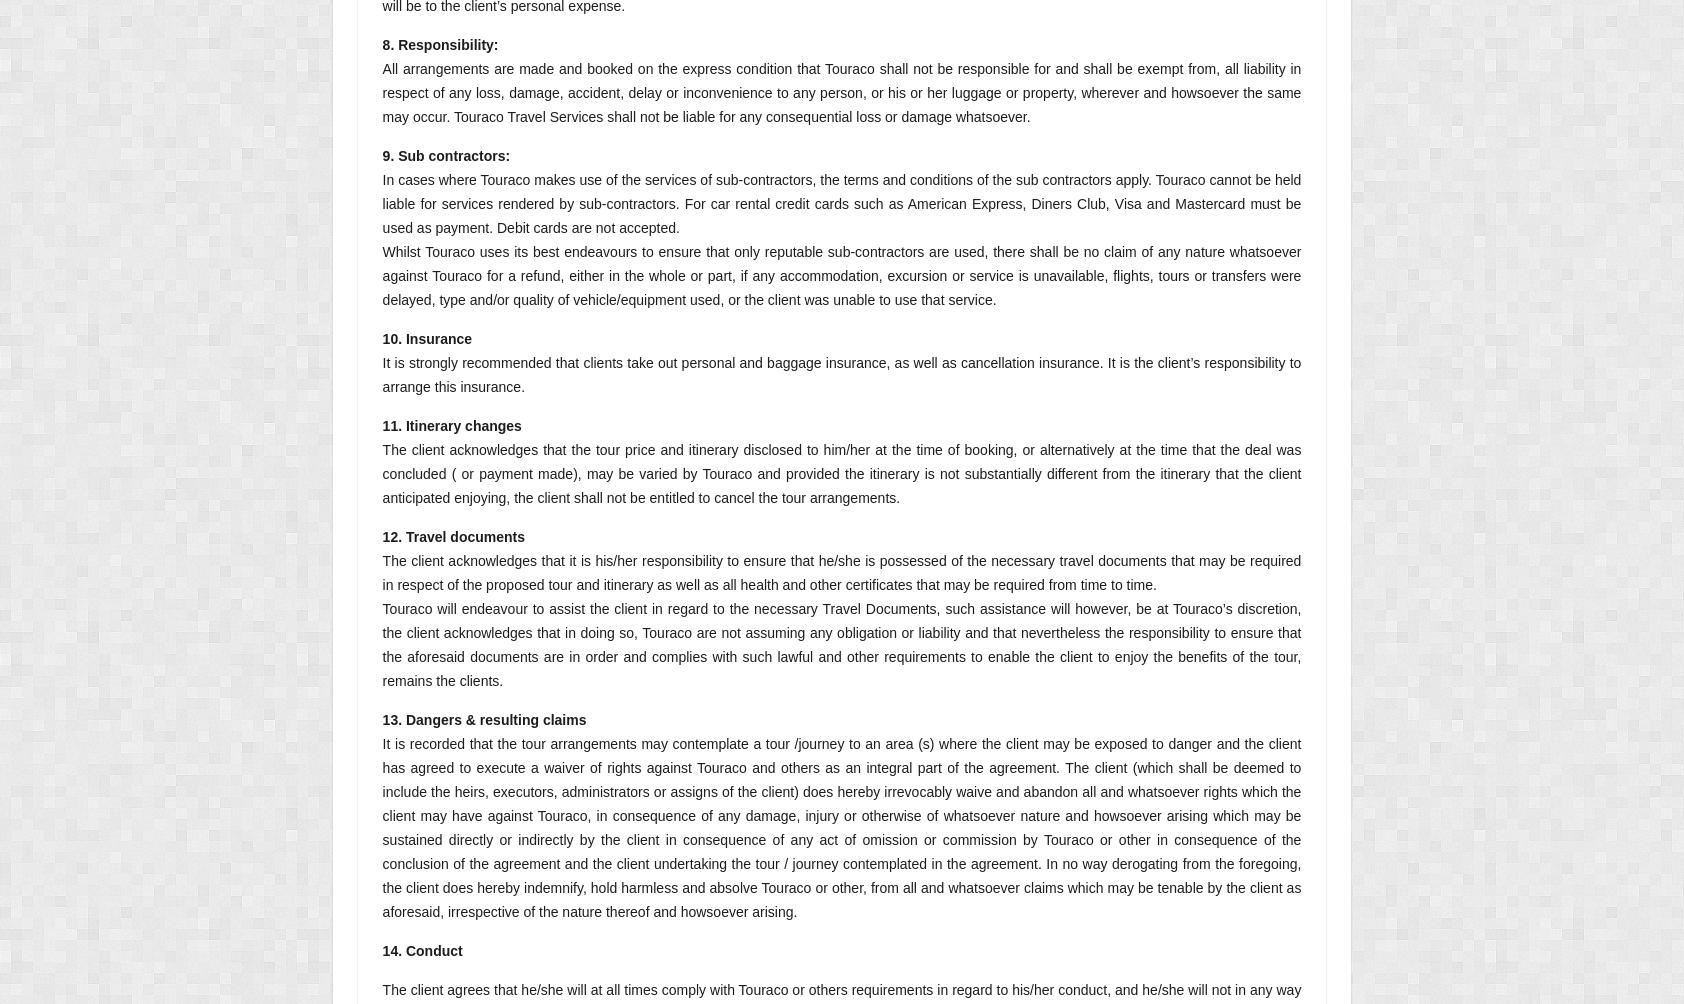 The width and height of the screenshot is (1684, 1004). I want to click on 'In cases where Touraco makes use of the services of sub-contractors, the terms and conditions of the sub contractors apply. Touraco cannot be held liable for services rendered by sub-contractors. For car rental credit cards such as American Express, Diners Club, Visa and Mastercard must be used as payment. Debit cards are not accepted.', so click(841, 203).